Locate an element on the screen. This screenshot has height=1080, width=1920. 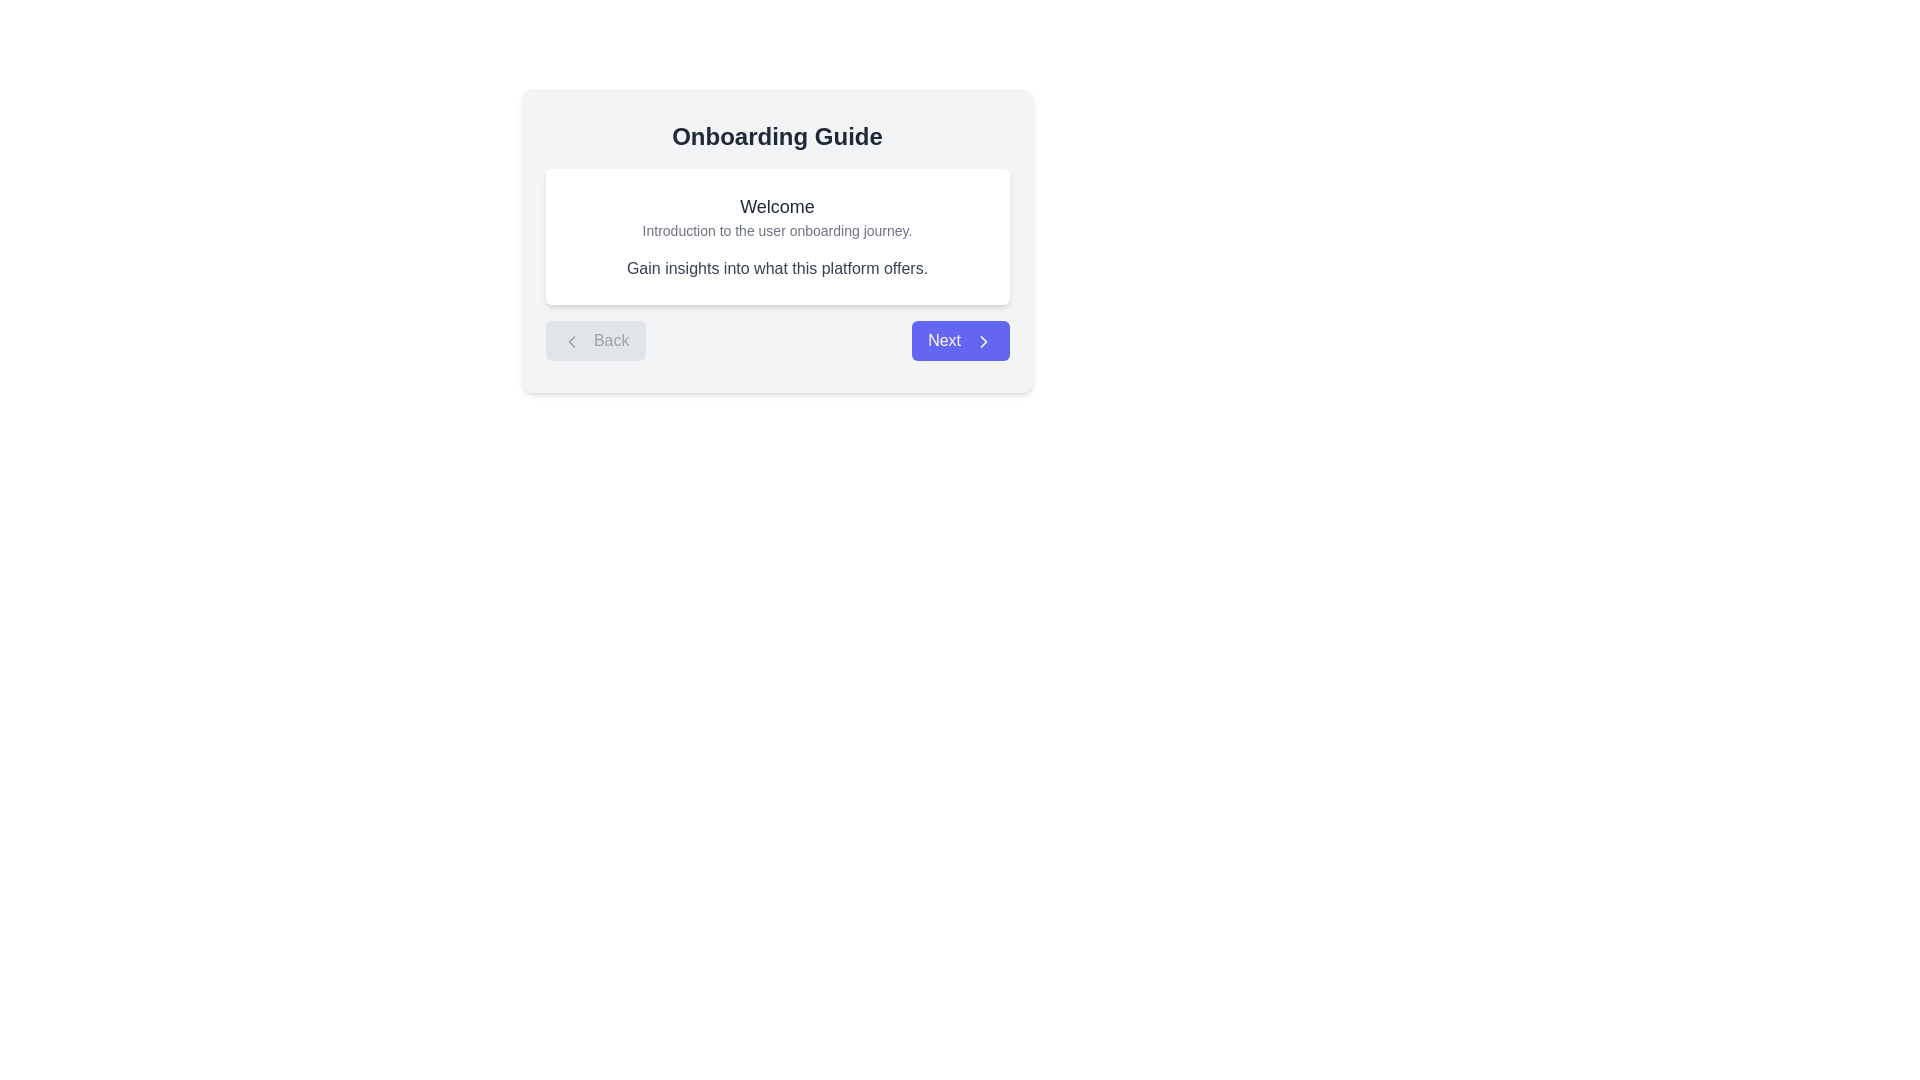
text block displaying 'Introduction to the user onboarding journey.' which is styled with small-sized gray font and positioned beneath the 'Welcome' heading is located at coordinates (776, 230).